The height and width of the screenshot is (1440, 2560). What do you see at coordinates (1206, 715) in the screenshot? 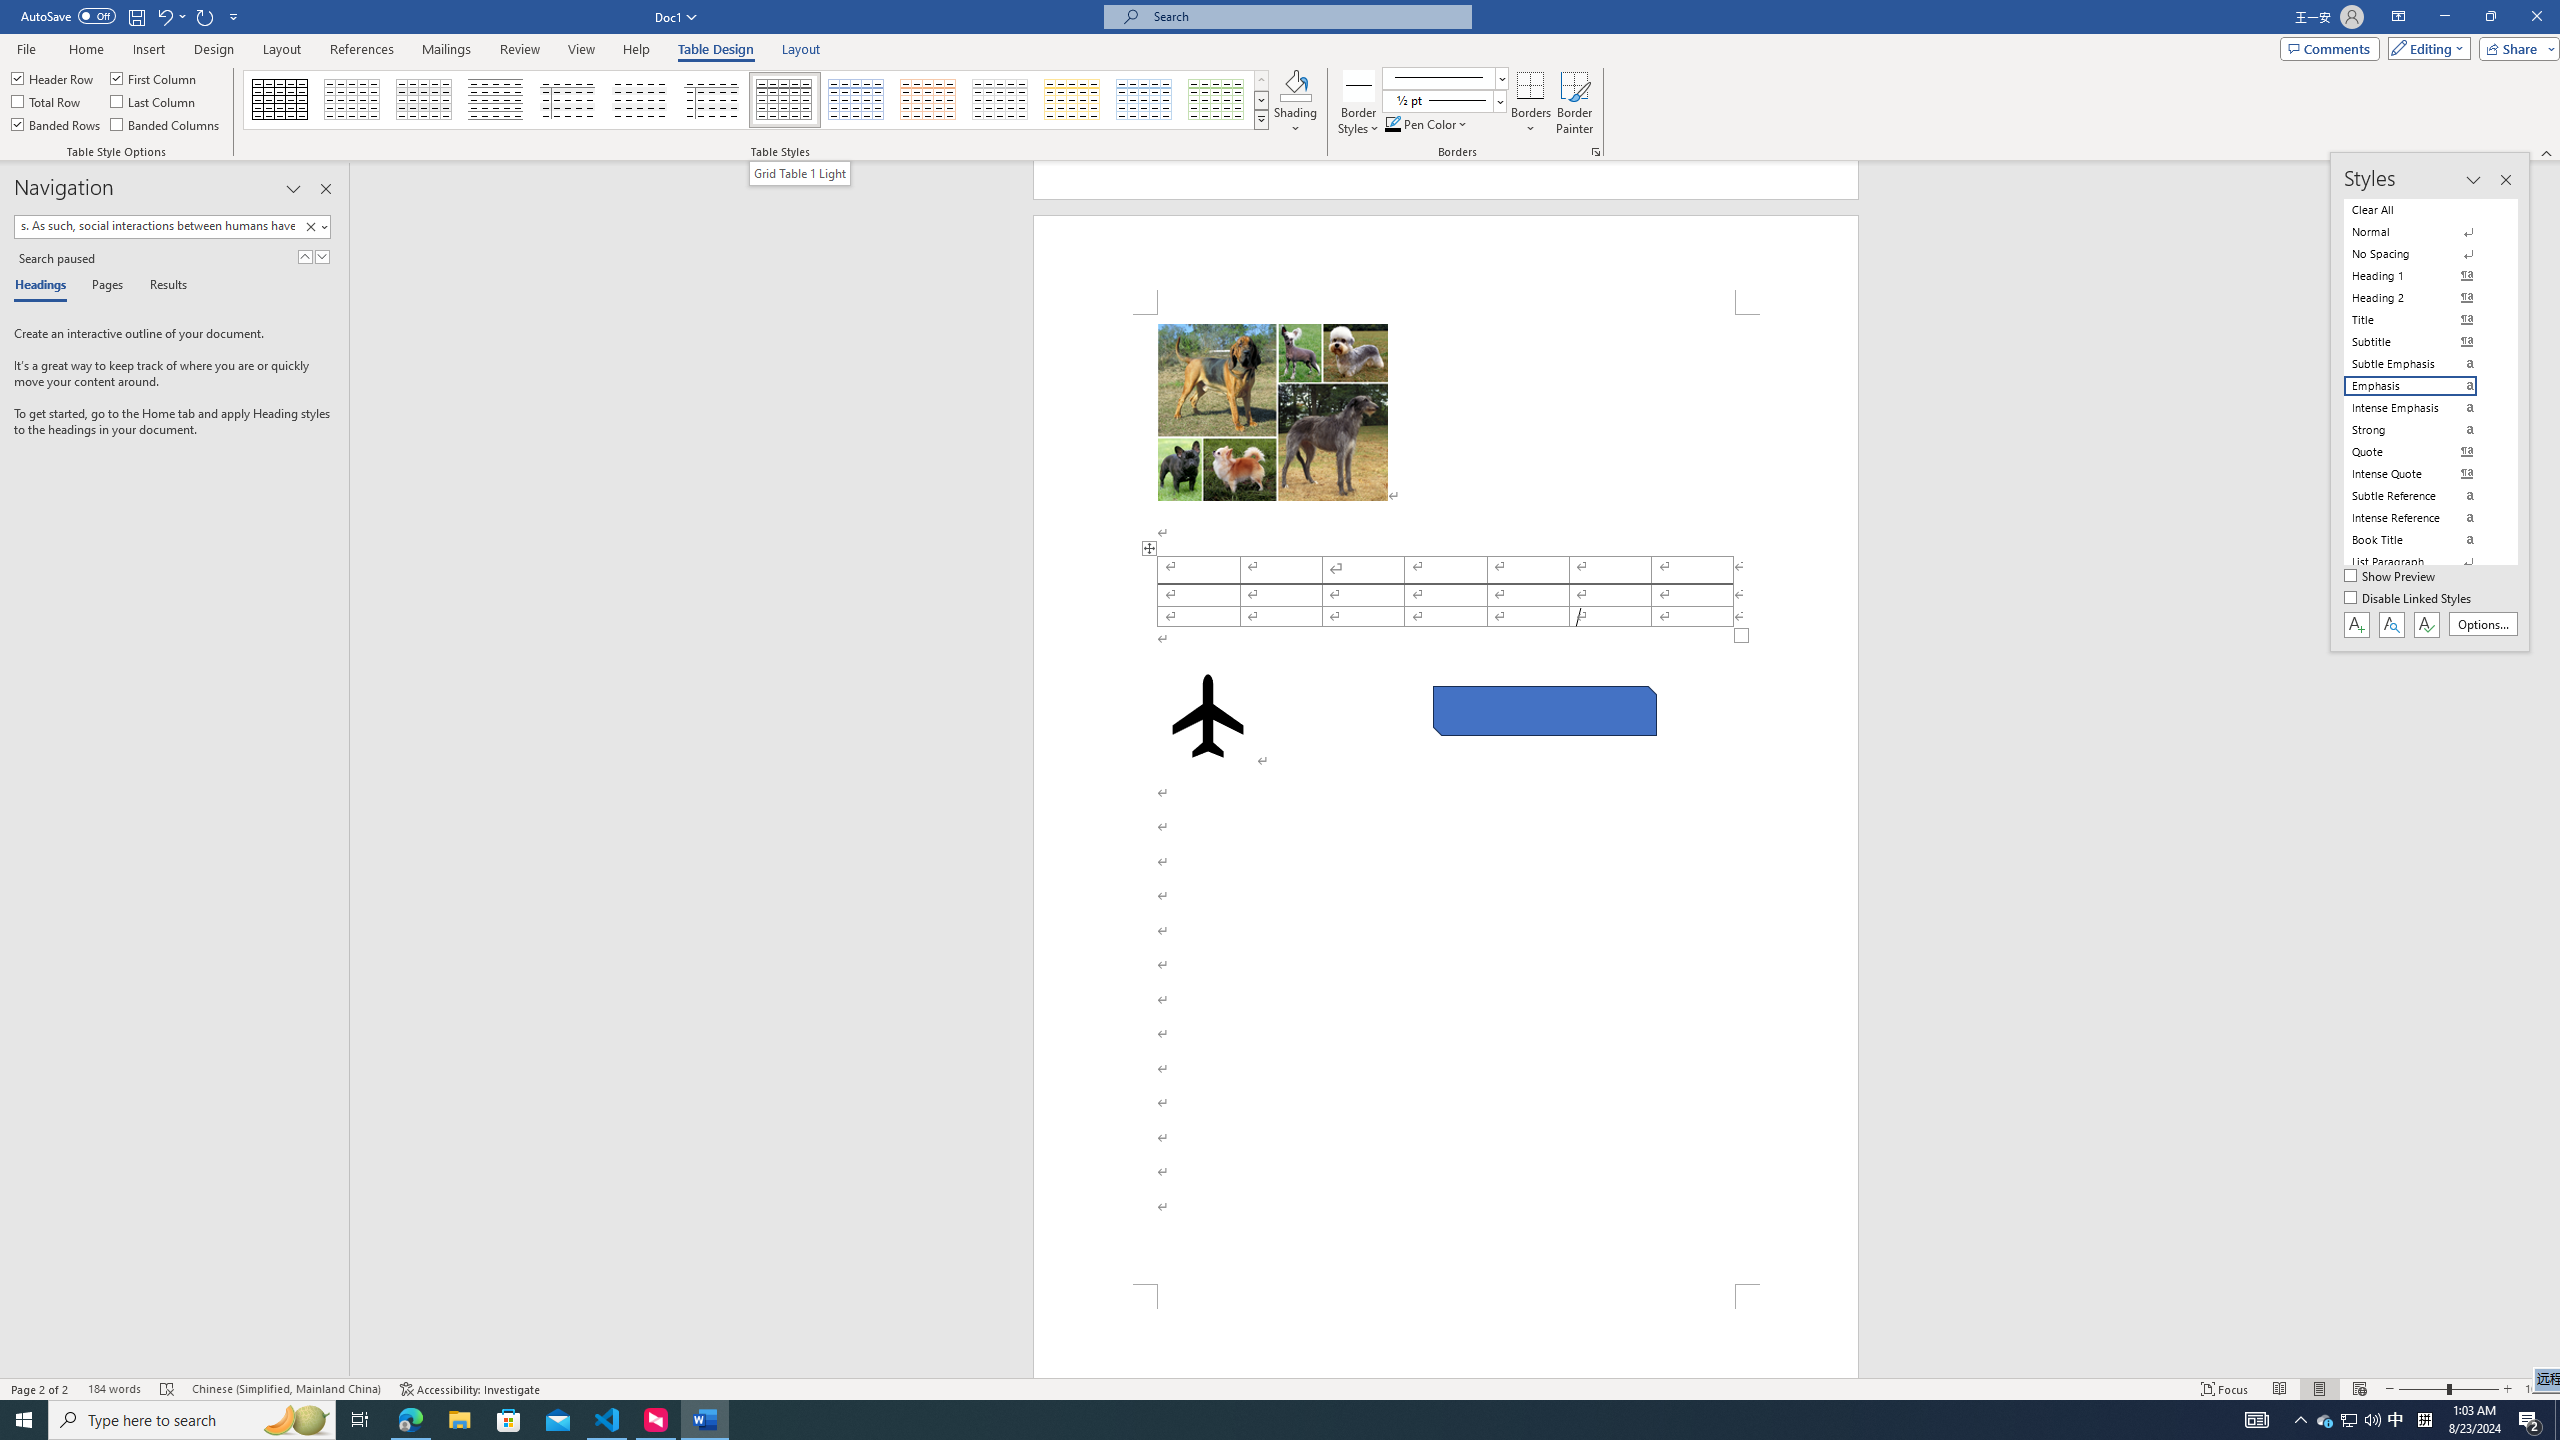
I see `'Airplane with solid fill'` at bounding box center [1206, 715].